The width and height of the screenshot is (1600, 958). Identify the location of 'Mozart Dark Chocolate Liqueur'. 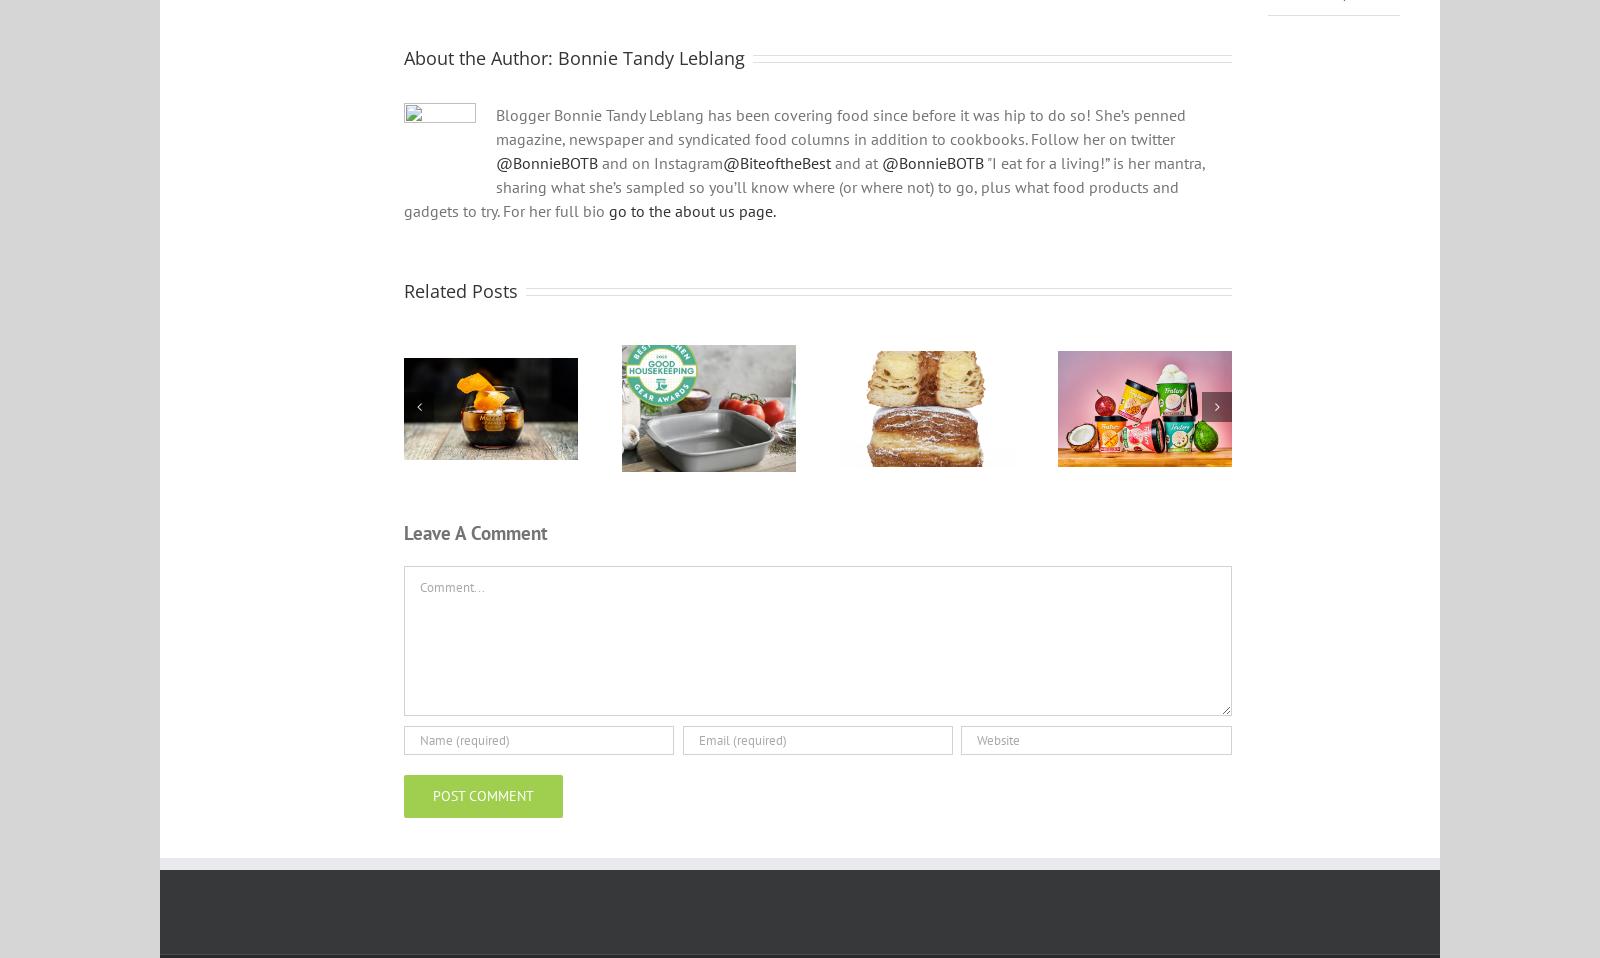
(489, 442).